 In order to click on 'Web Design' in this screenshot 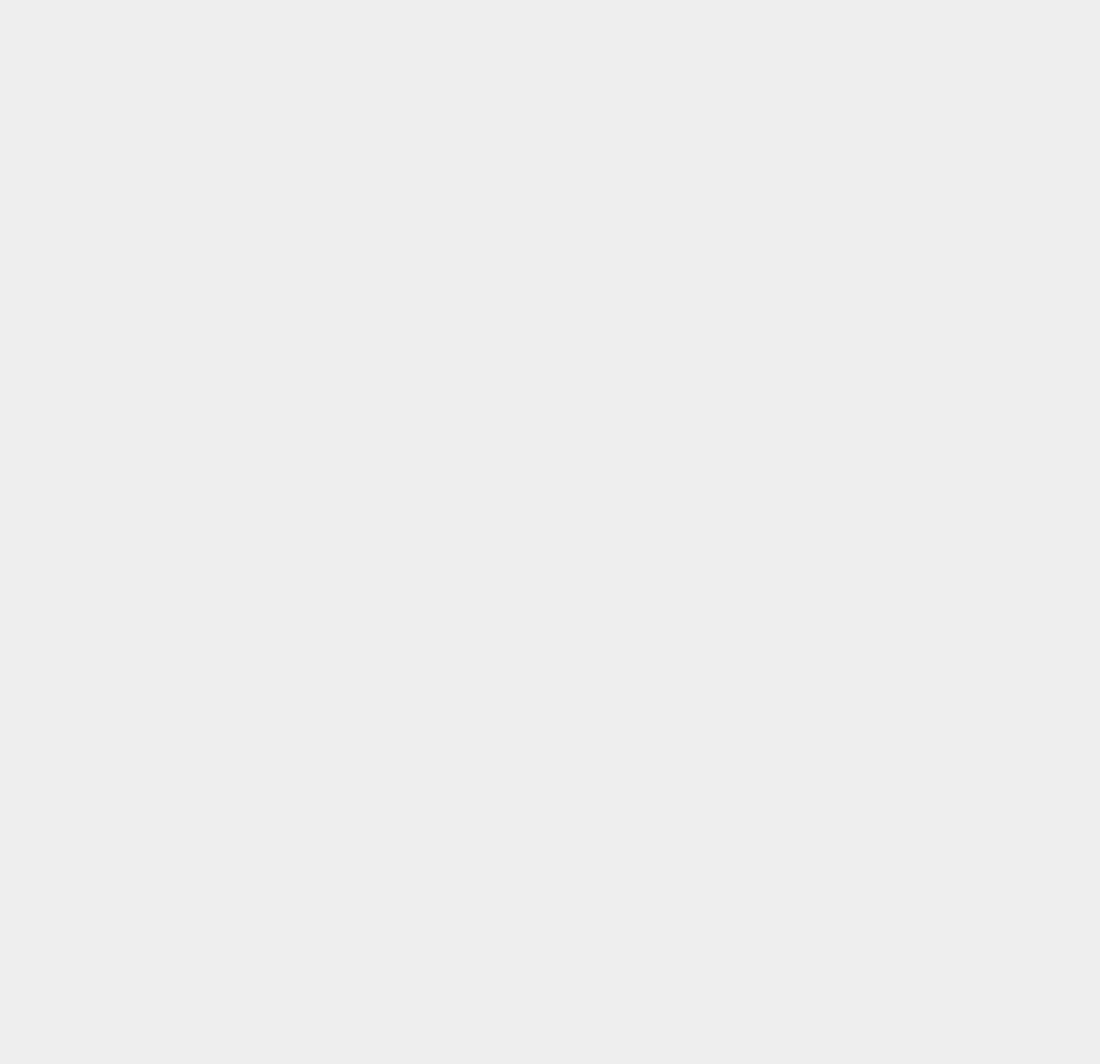, I will do `click(814, 553)`.